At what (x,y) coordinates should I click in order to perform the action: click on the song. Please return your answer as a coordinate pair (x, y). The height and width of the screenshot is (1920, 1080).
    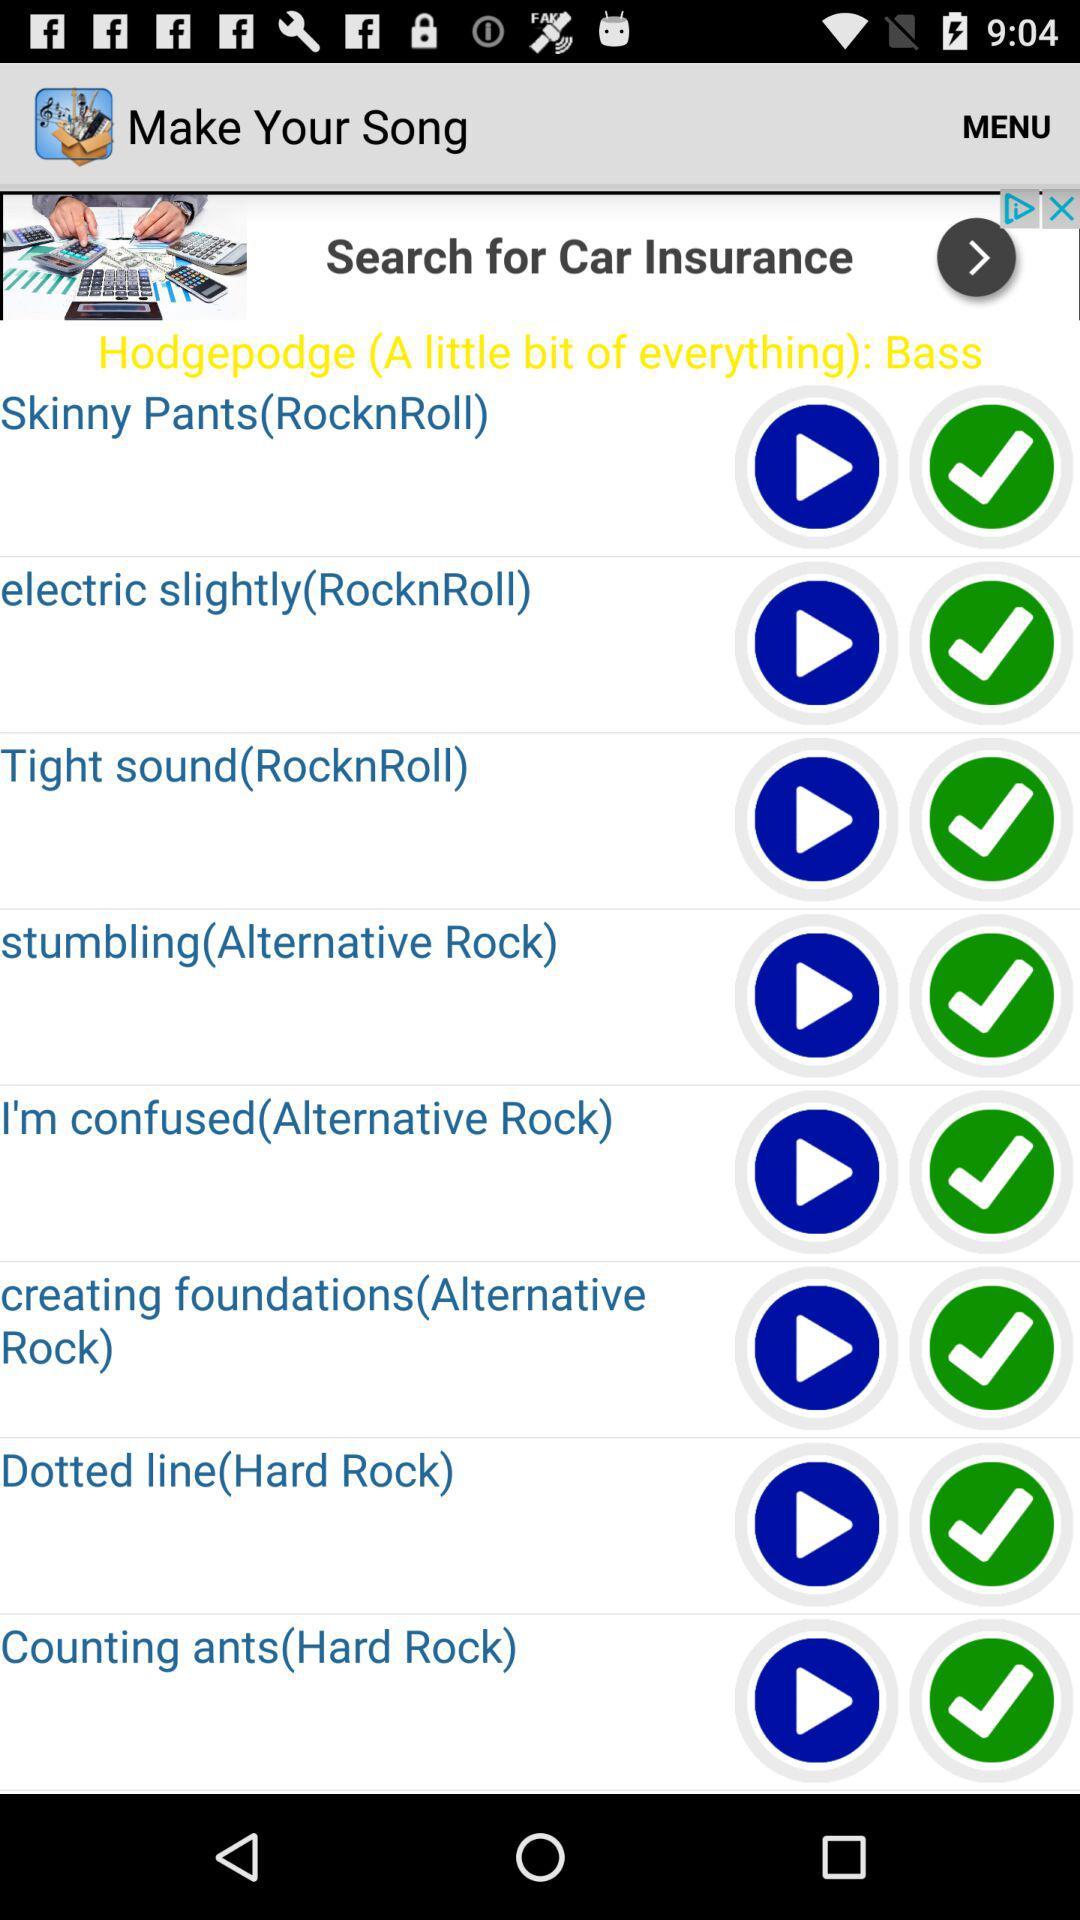
    Looking at the image, I should click on (992, 820).